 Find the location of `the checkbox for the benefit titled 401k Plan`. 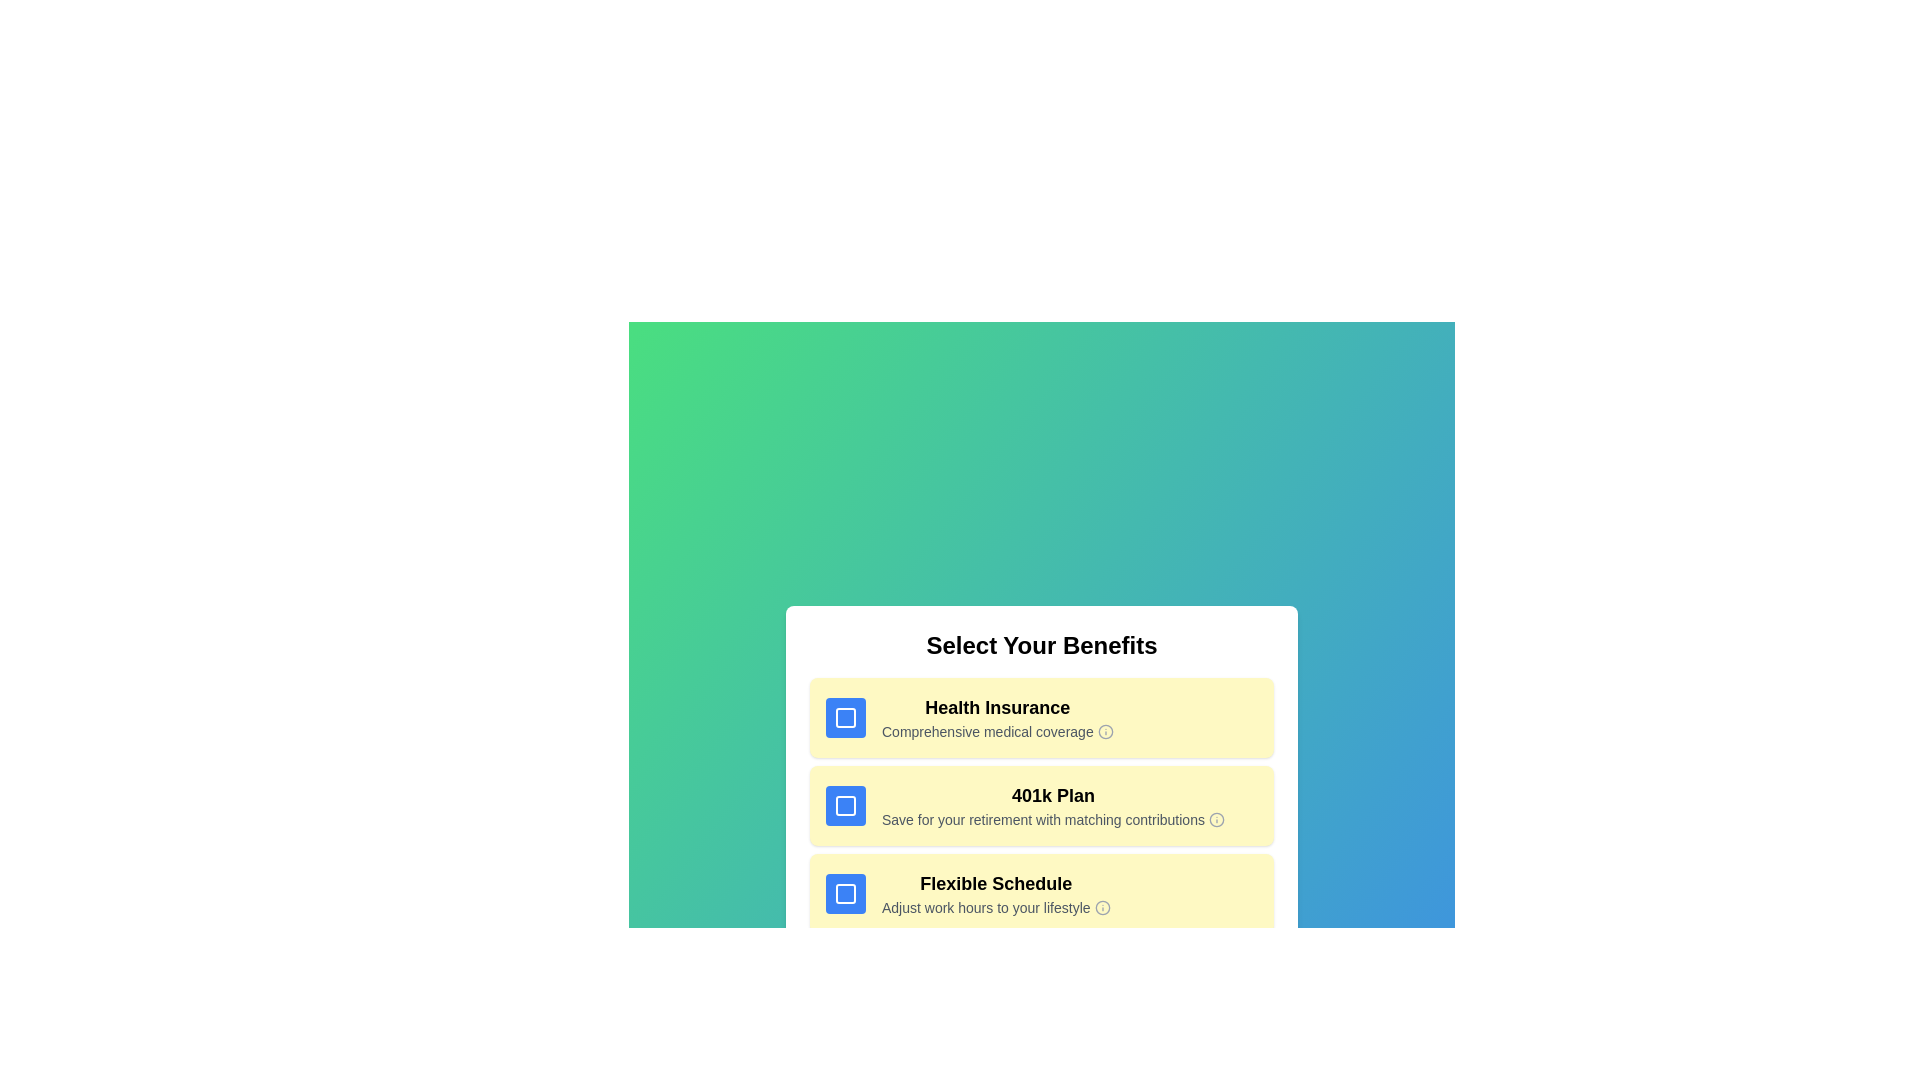

the checkbox for the benefit titled 401k Plan is located at coordinates (845, 805).